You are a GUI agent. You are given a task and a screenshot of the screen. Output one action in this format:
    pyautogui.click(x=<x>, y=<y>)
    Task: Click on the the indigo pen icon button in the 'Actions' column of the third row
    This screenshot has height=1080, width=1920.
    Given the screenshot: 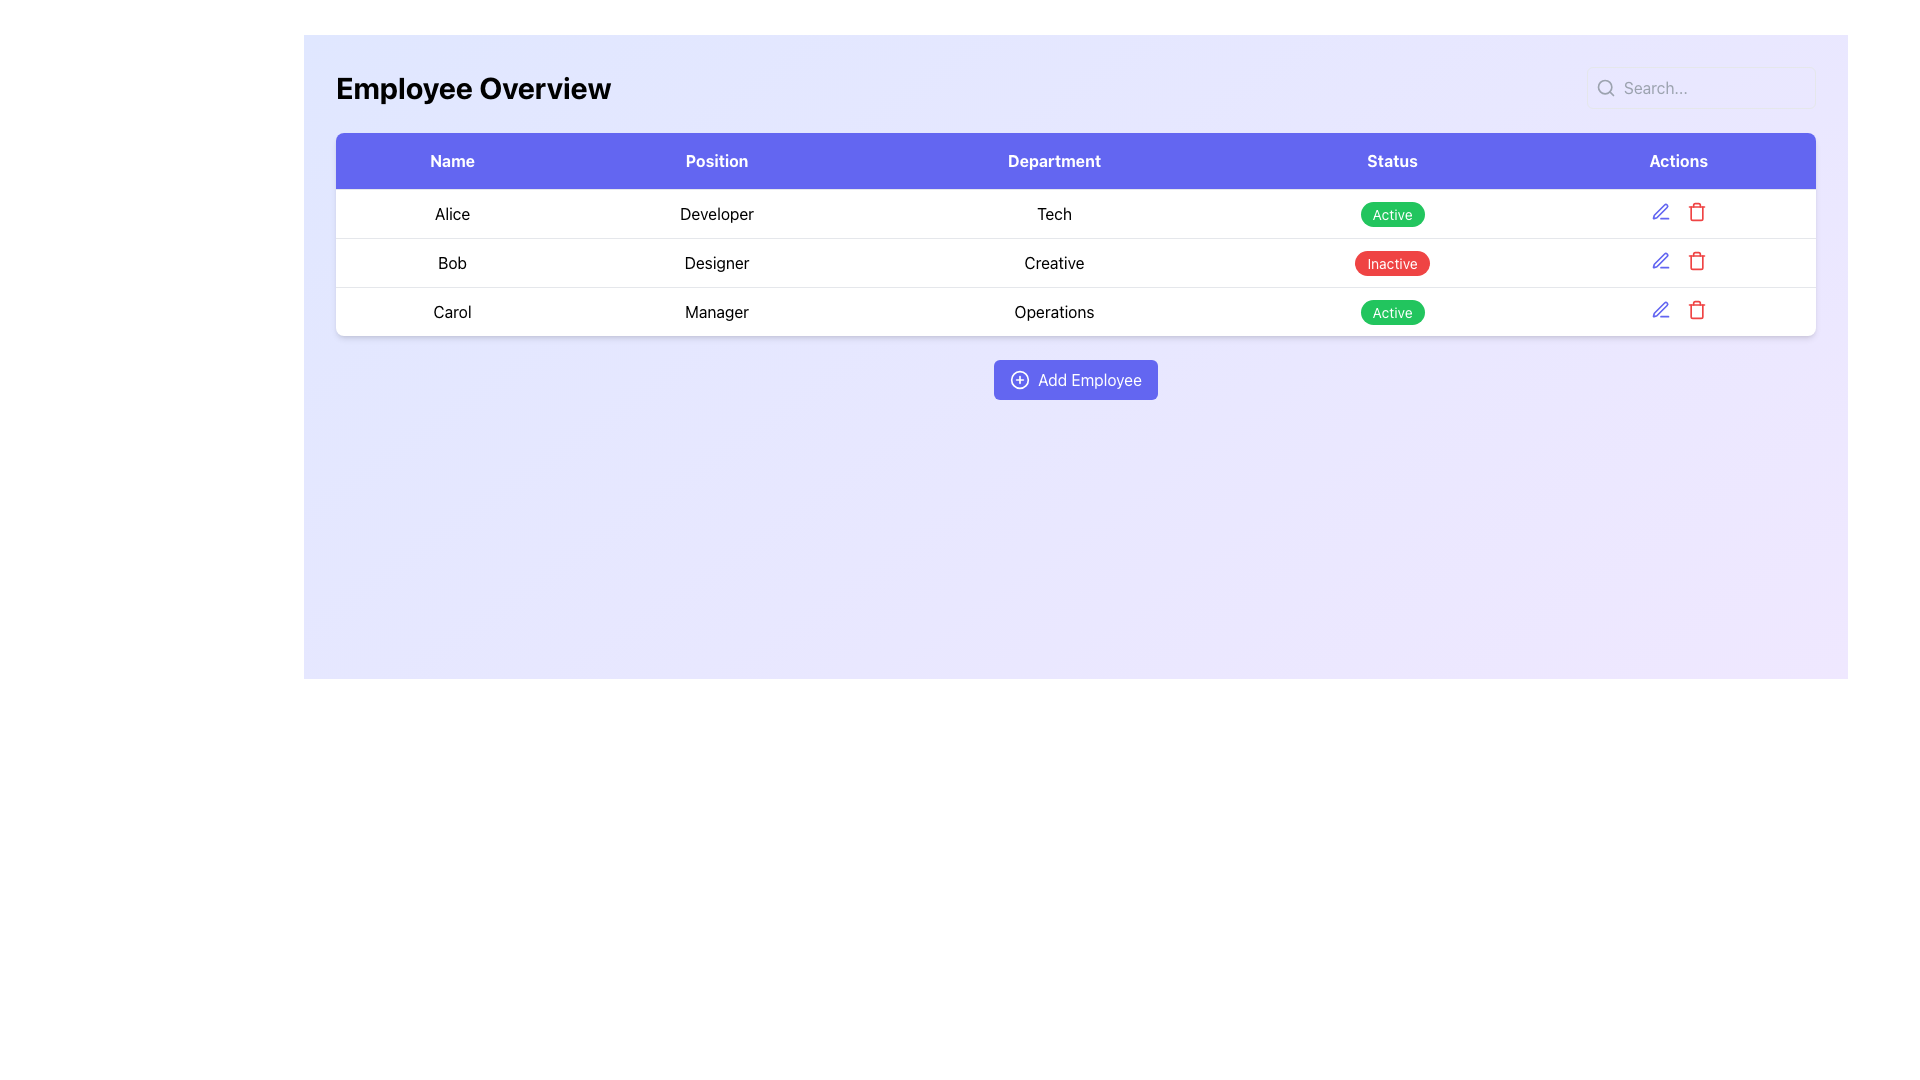 What is the action you would take?
    pyautogui.click(x=1660, y=260)
    